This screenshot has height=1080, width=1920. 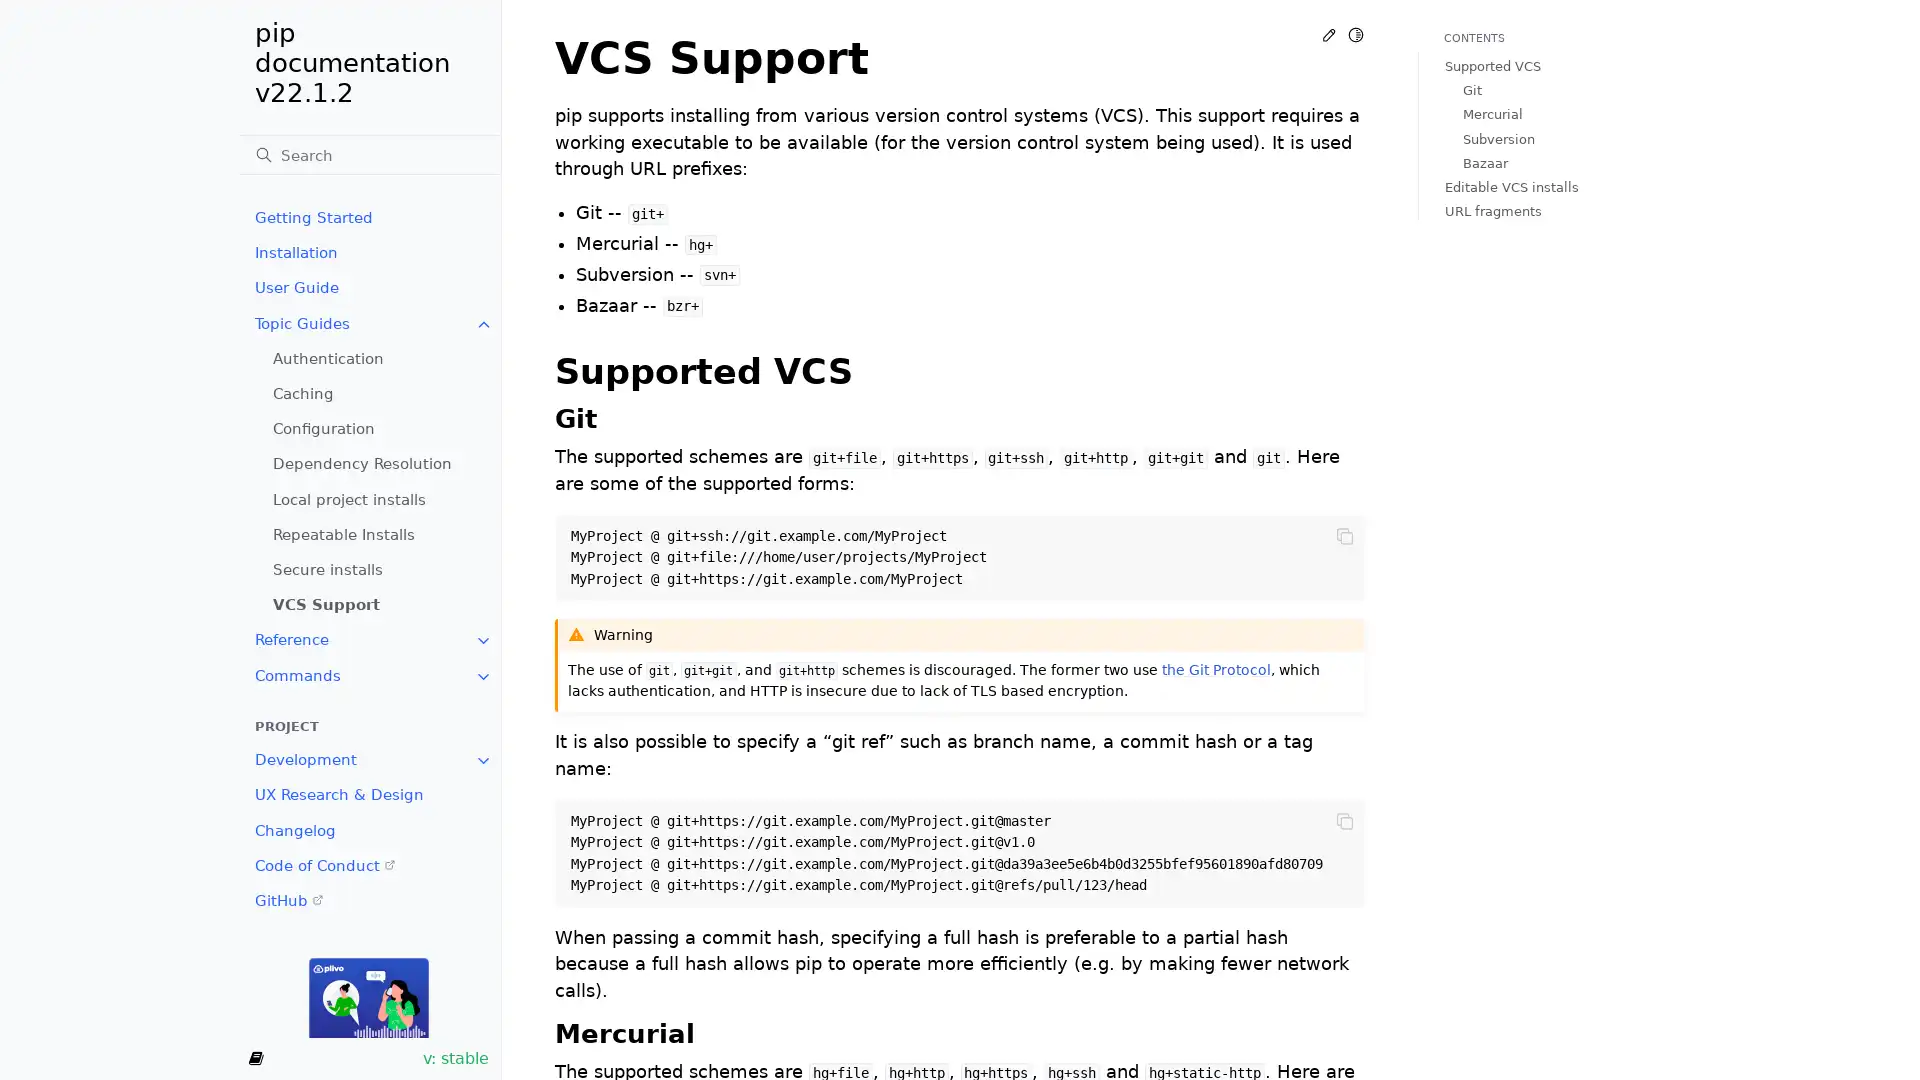 I want to click on Copy to clipboard, so click(x=1344, y=821).